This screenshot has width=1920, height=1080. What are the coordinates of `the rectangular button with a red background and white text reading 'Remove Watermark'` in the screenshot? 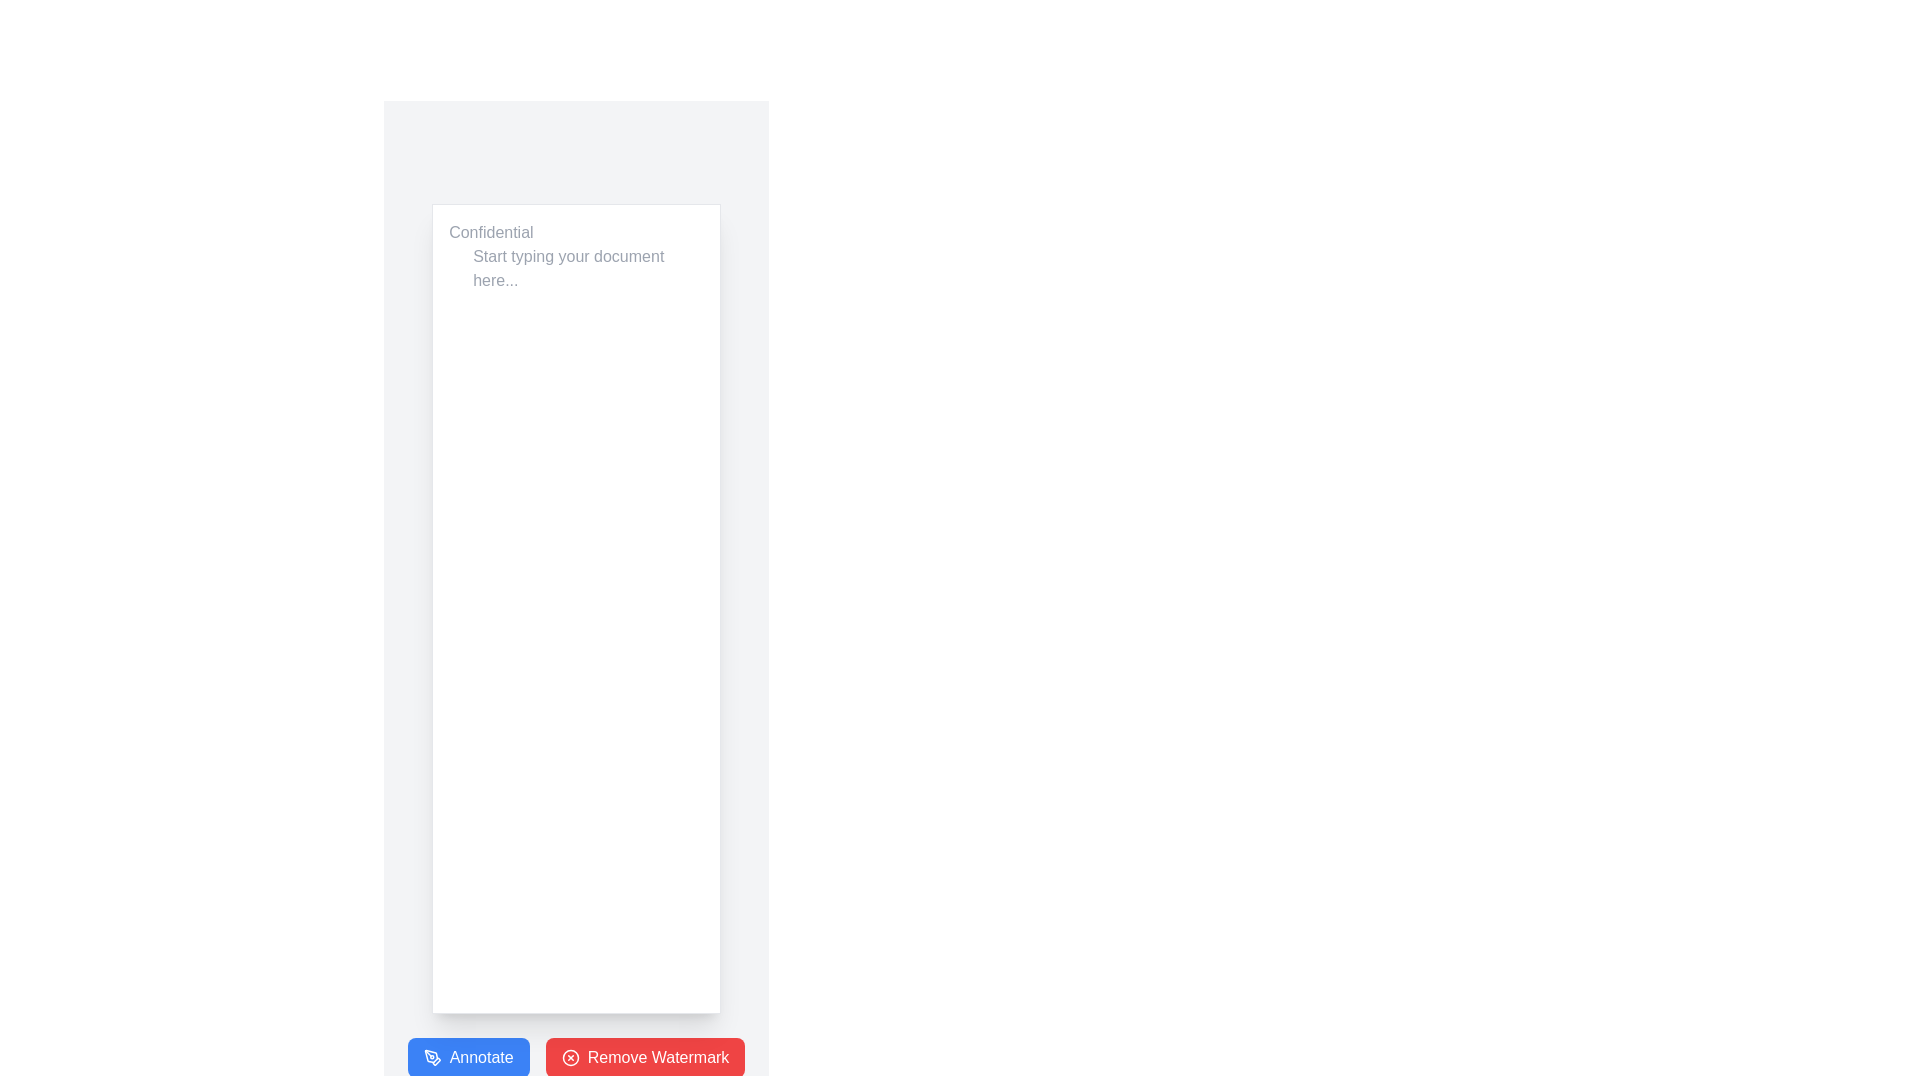 It's located at (645, 1056).